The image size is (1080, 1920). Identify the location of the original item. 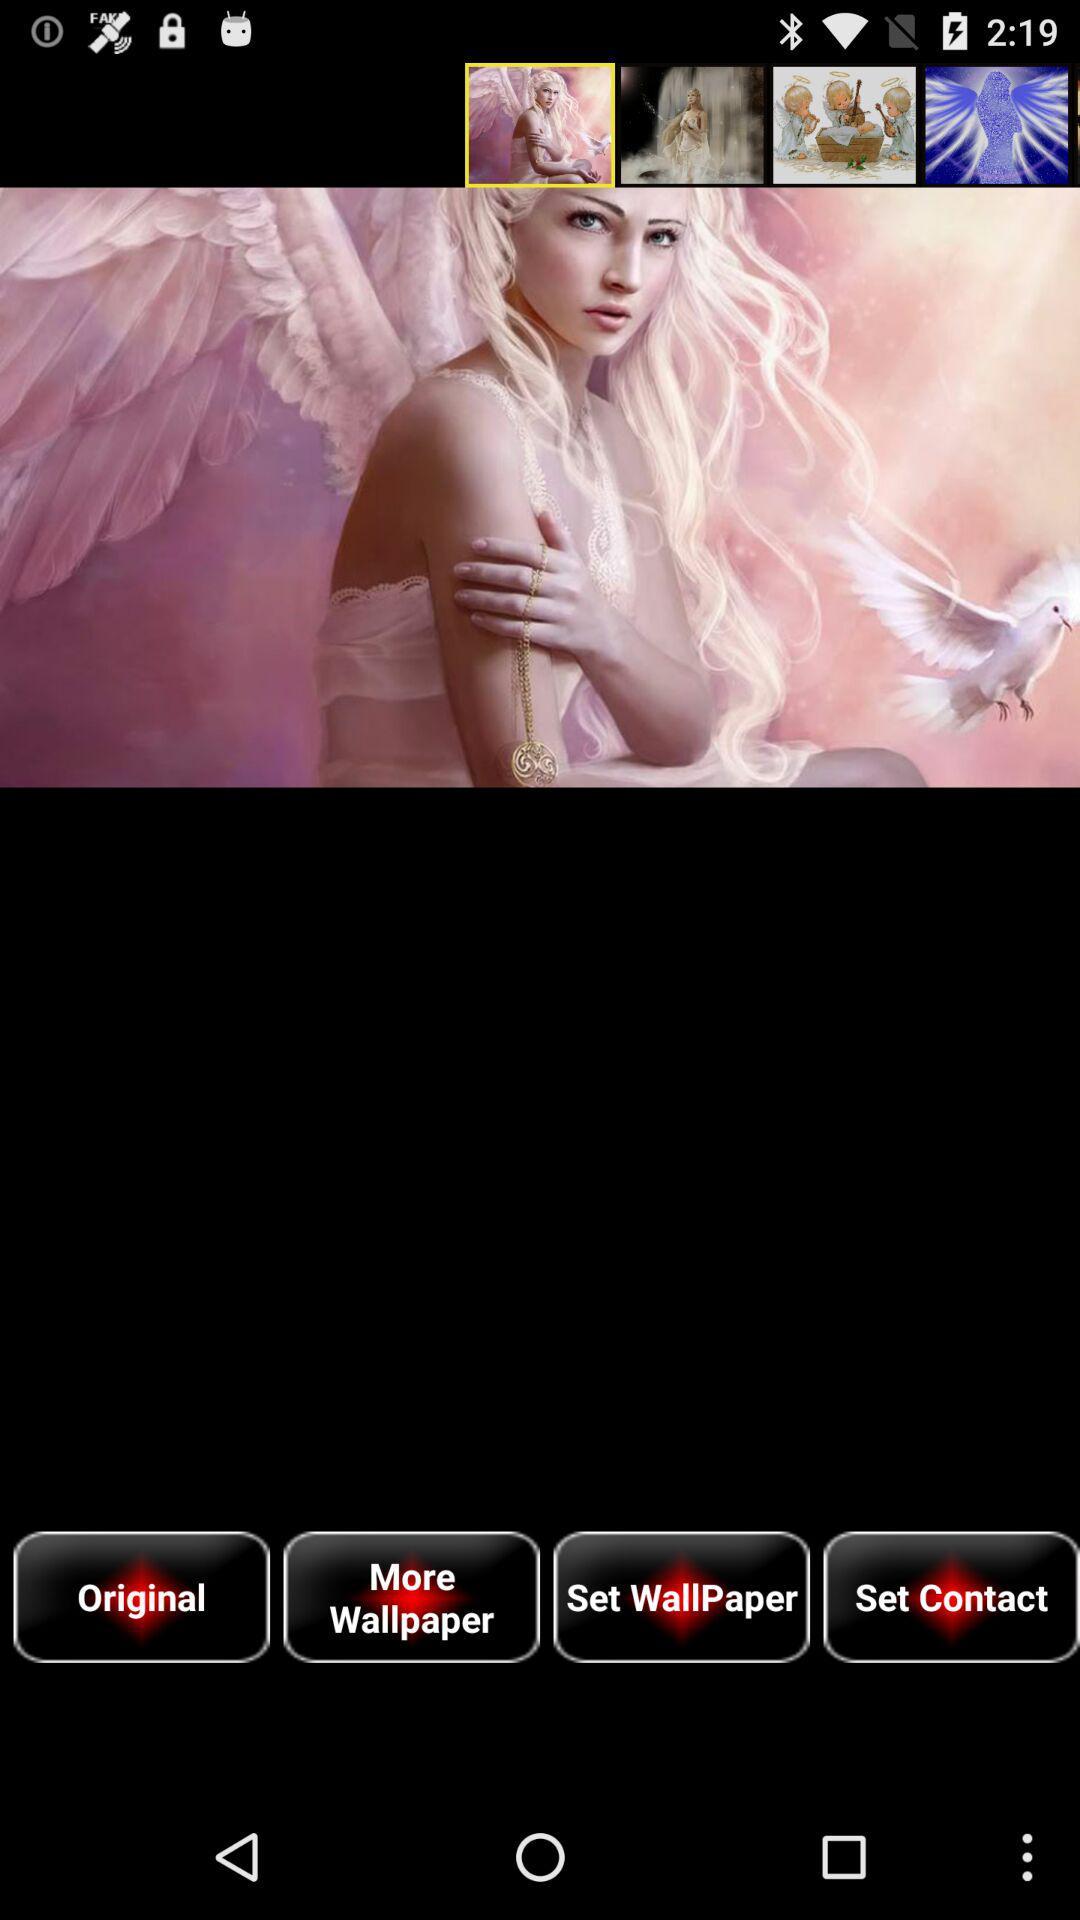
(140, 1596).